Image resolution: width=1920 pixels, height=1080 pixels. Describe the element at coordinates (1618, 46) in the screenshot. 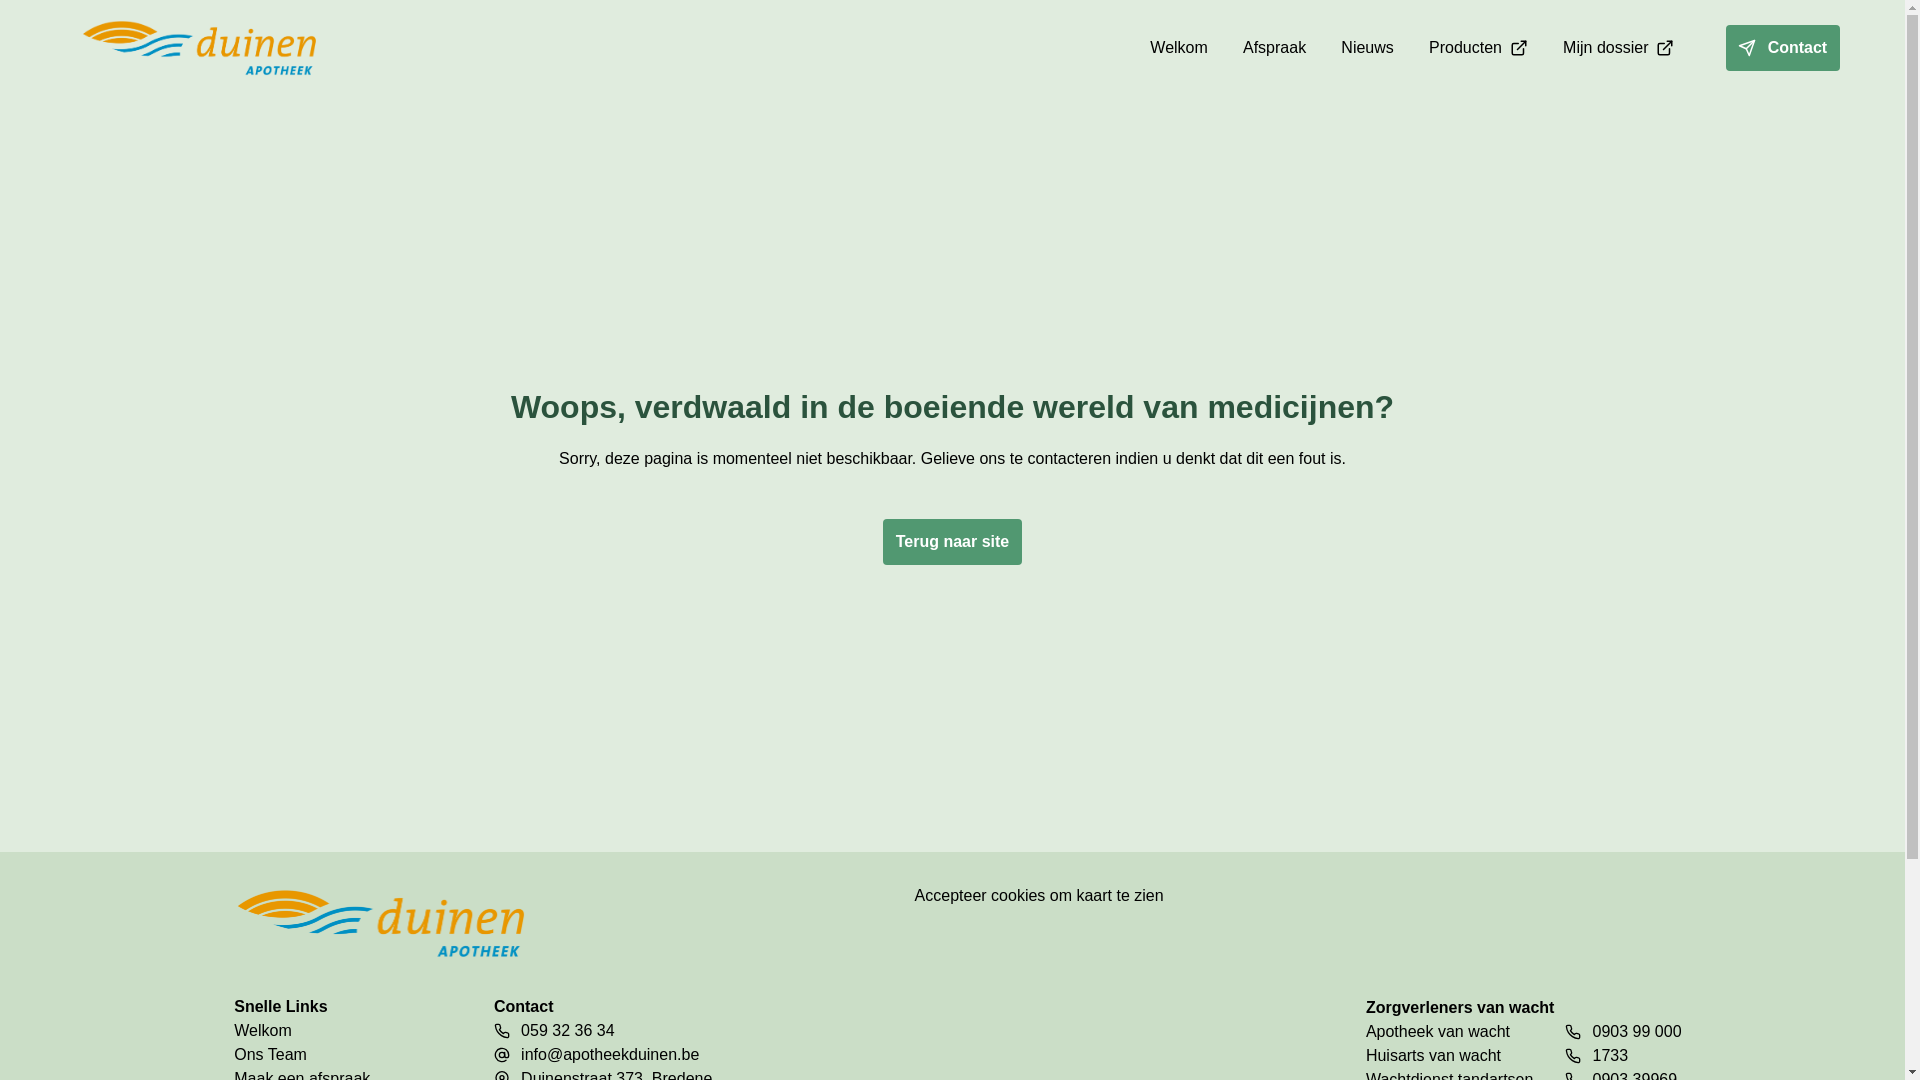

I see `'Mijn dossier'` at that location.